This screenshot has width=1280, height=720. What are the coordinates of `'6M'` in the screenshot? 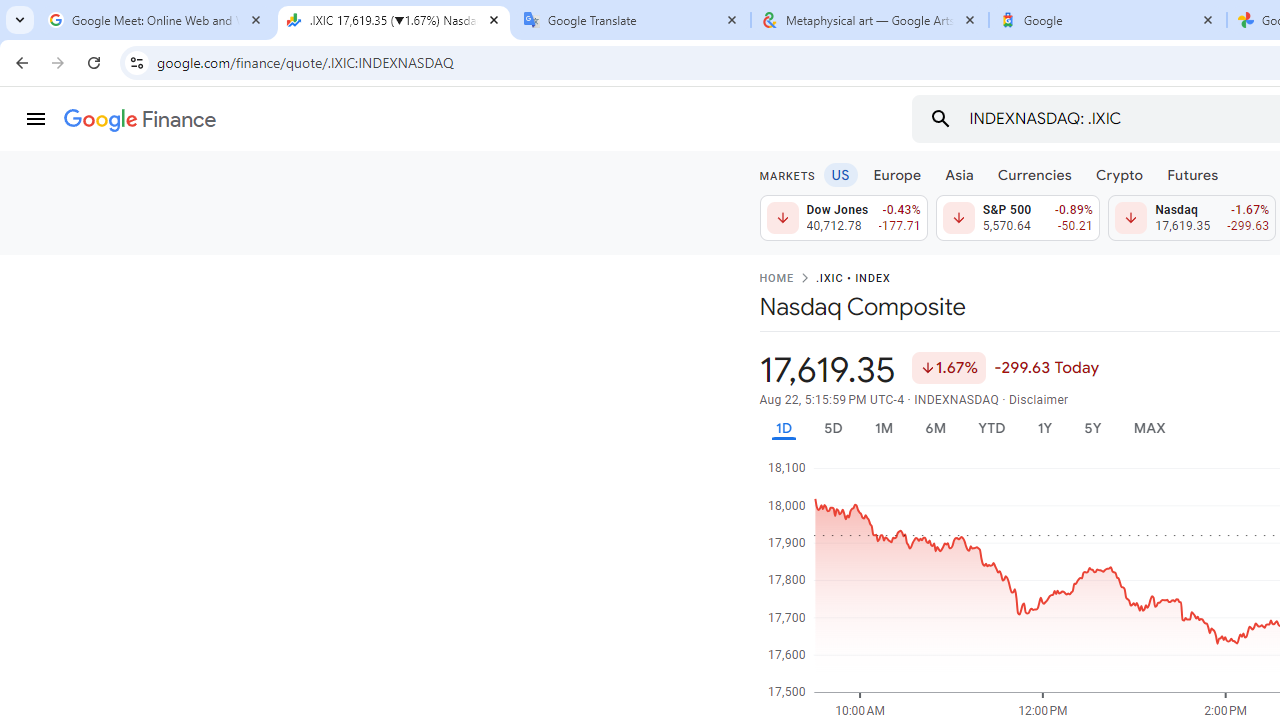 It's located at (934, 427).